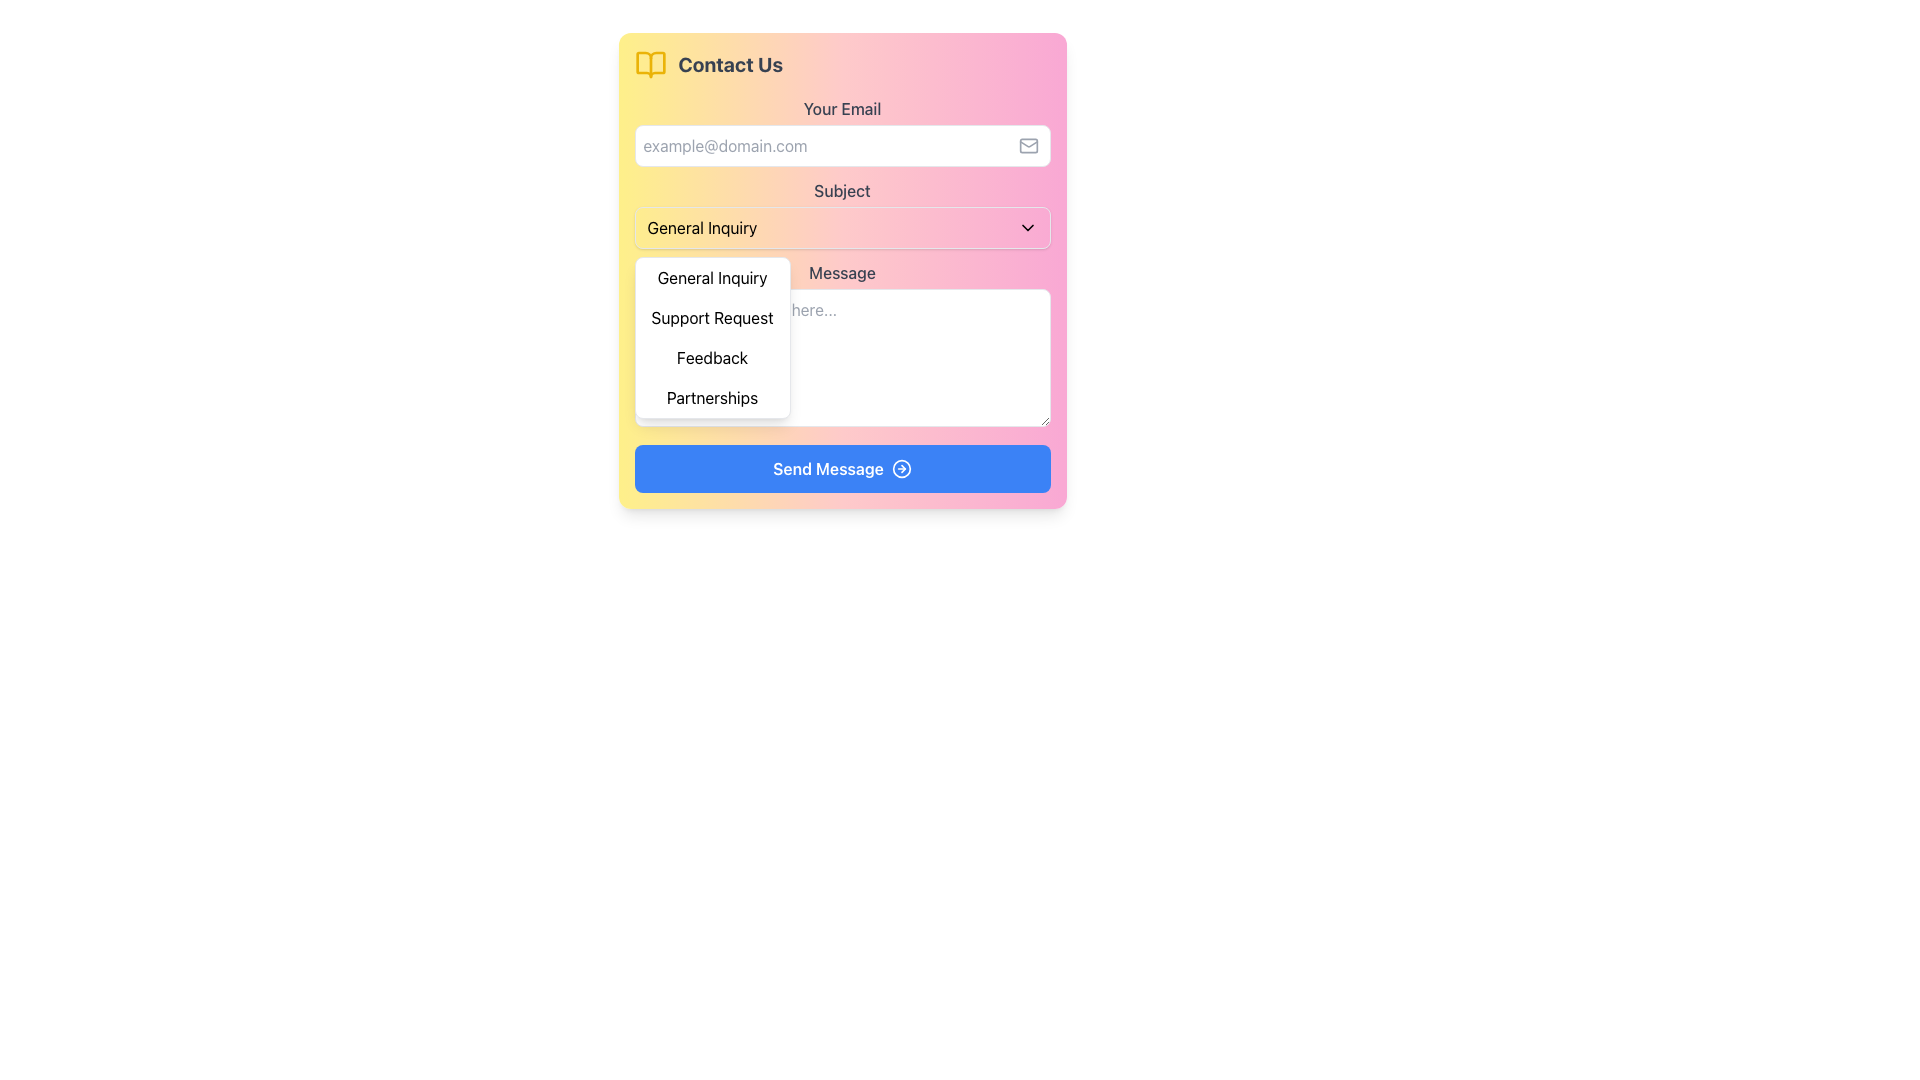 The height and width of the screenshot is (1080, 1920). I want to click on the Static Text Label displaying the word 'Message', which is a bold gray text located at the top of the input area, so click(842, 273).